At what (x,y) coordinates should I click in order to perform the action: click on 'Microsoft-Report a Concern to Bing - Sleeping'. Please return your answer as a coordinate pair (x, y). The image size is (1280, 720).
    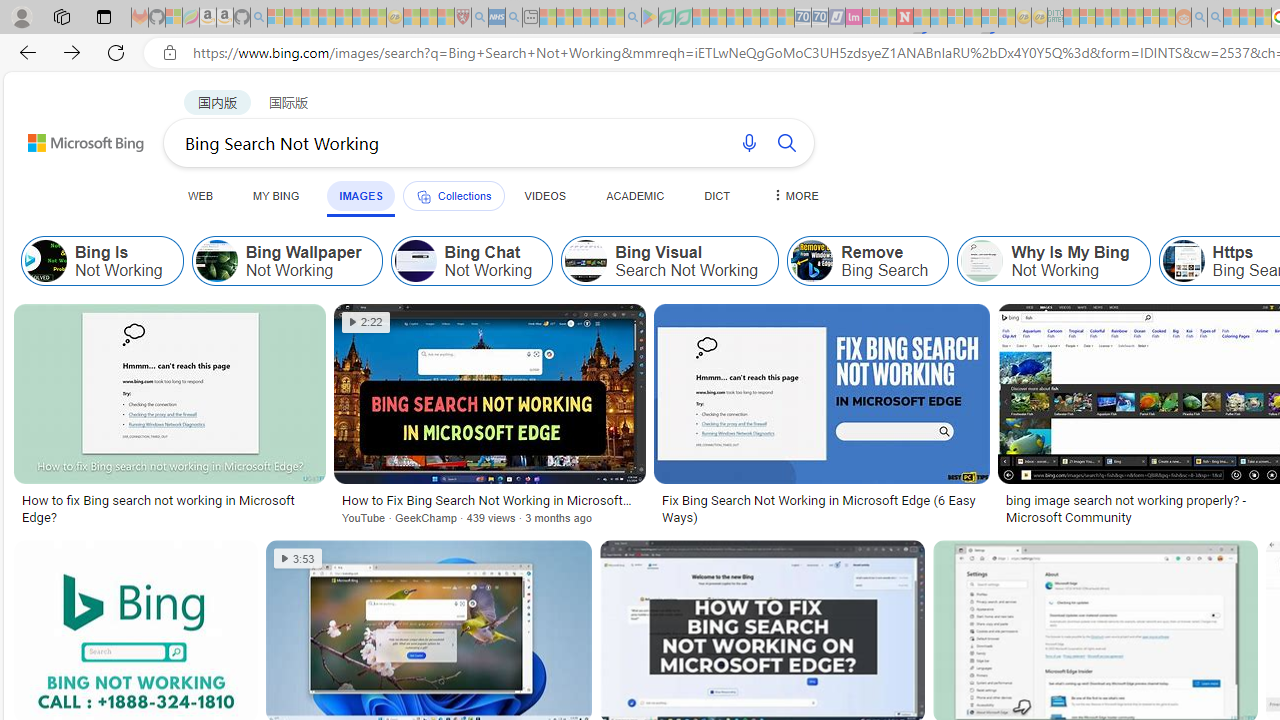
    Looking at the image, I should click on (174, 17).